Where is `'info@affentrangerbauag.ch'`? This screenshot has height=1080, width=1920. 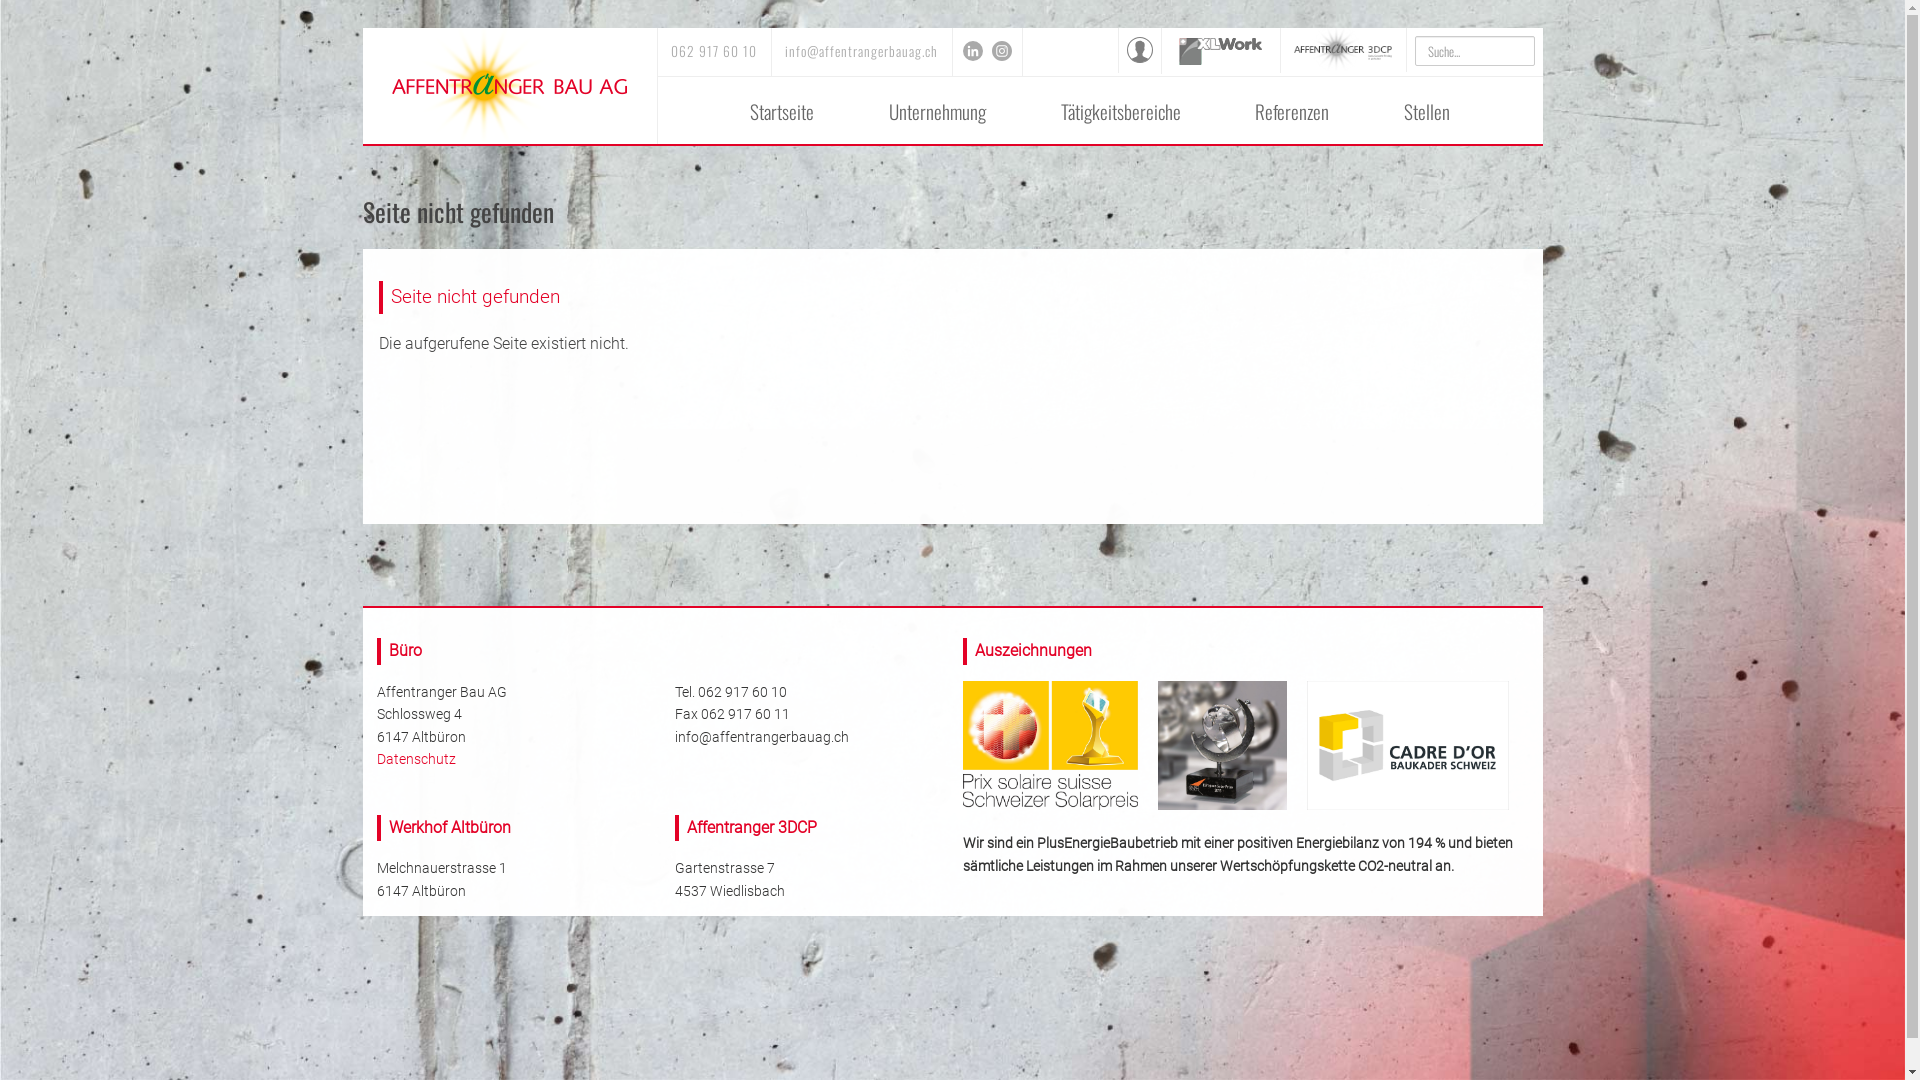 'info@affentrangerbauag.ch' is located at coordinates (861, 49).